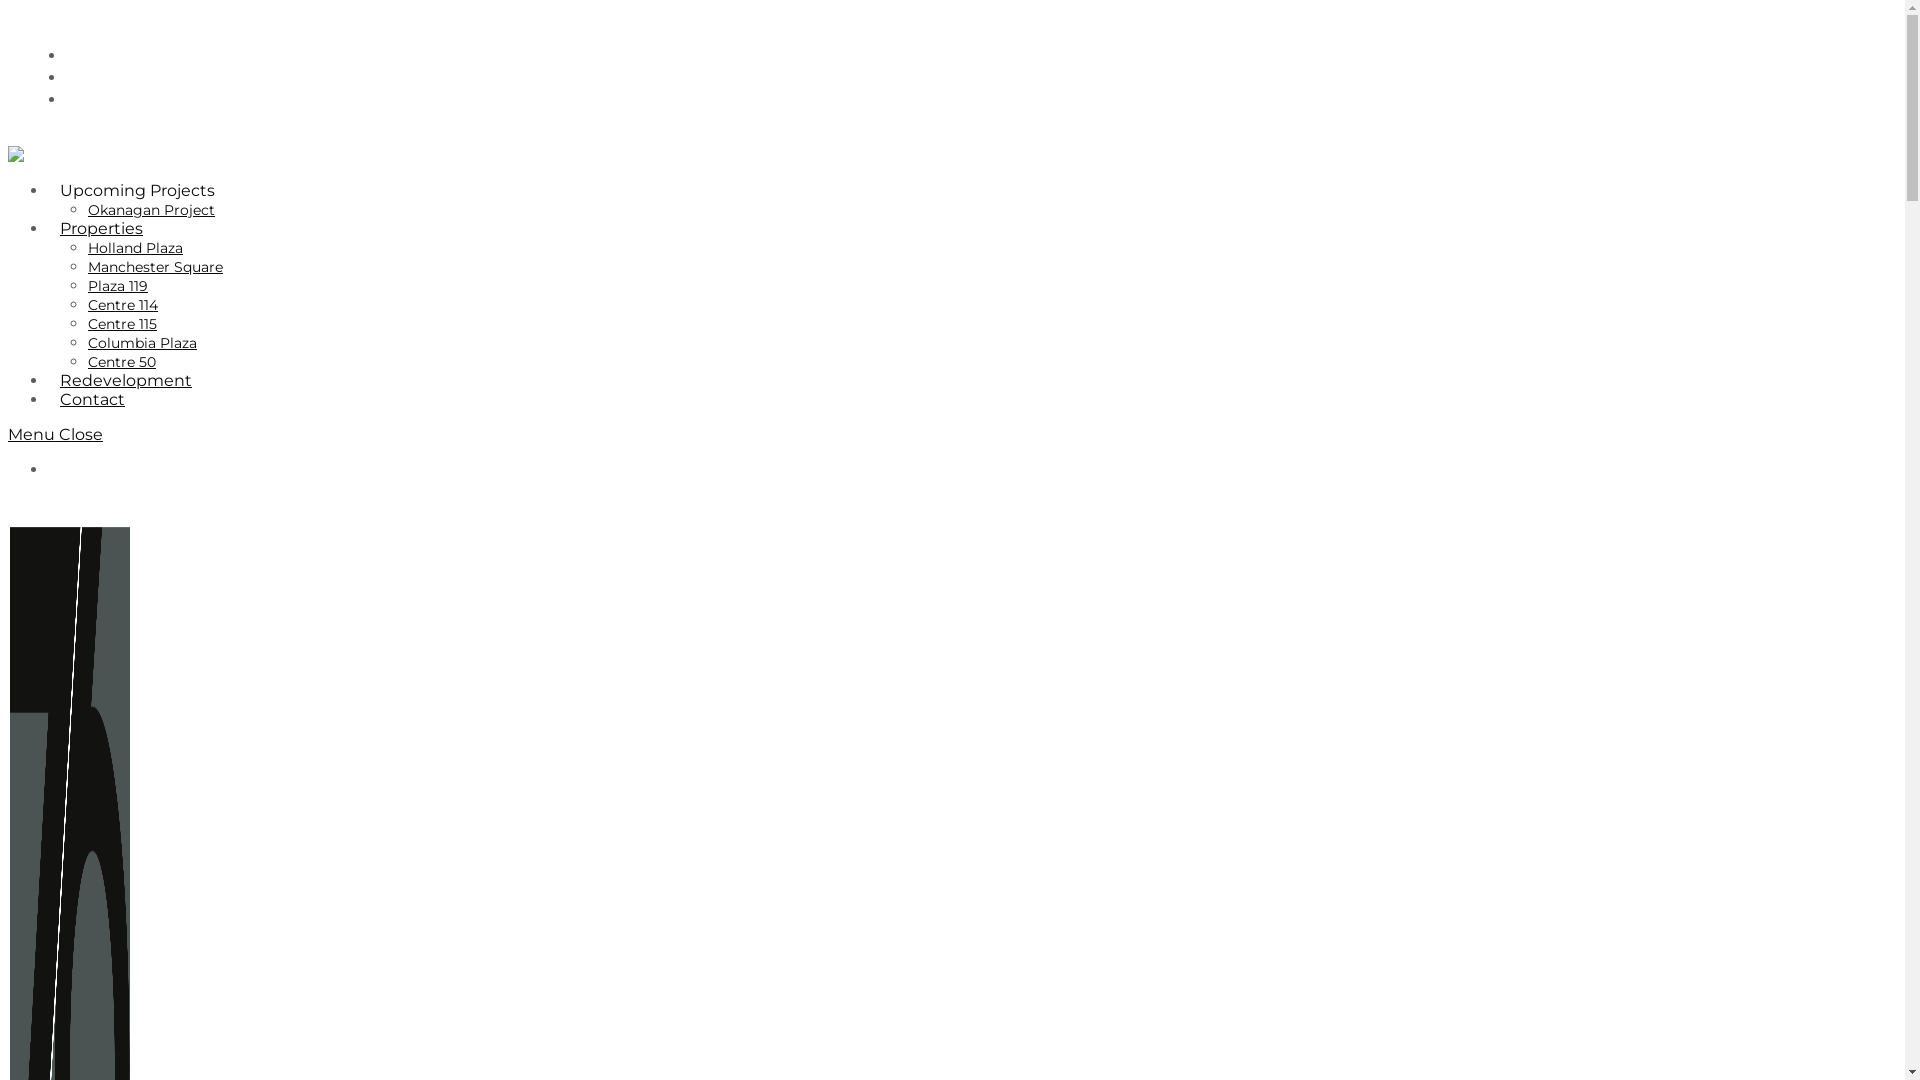 The image size is (1920, 1080). What do you see at coordinates (124, 380) in the screenshot?
I see `'Redevelopment'` at bounding box center [124, 380].